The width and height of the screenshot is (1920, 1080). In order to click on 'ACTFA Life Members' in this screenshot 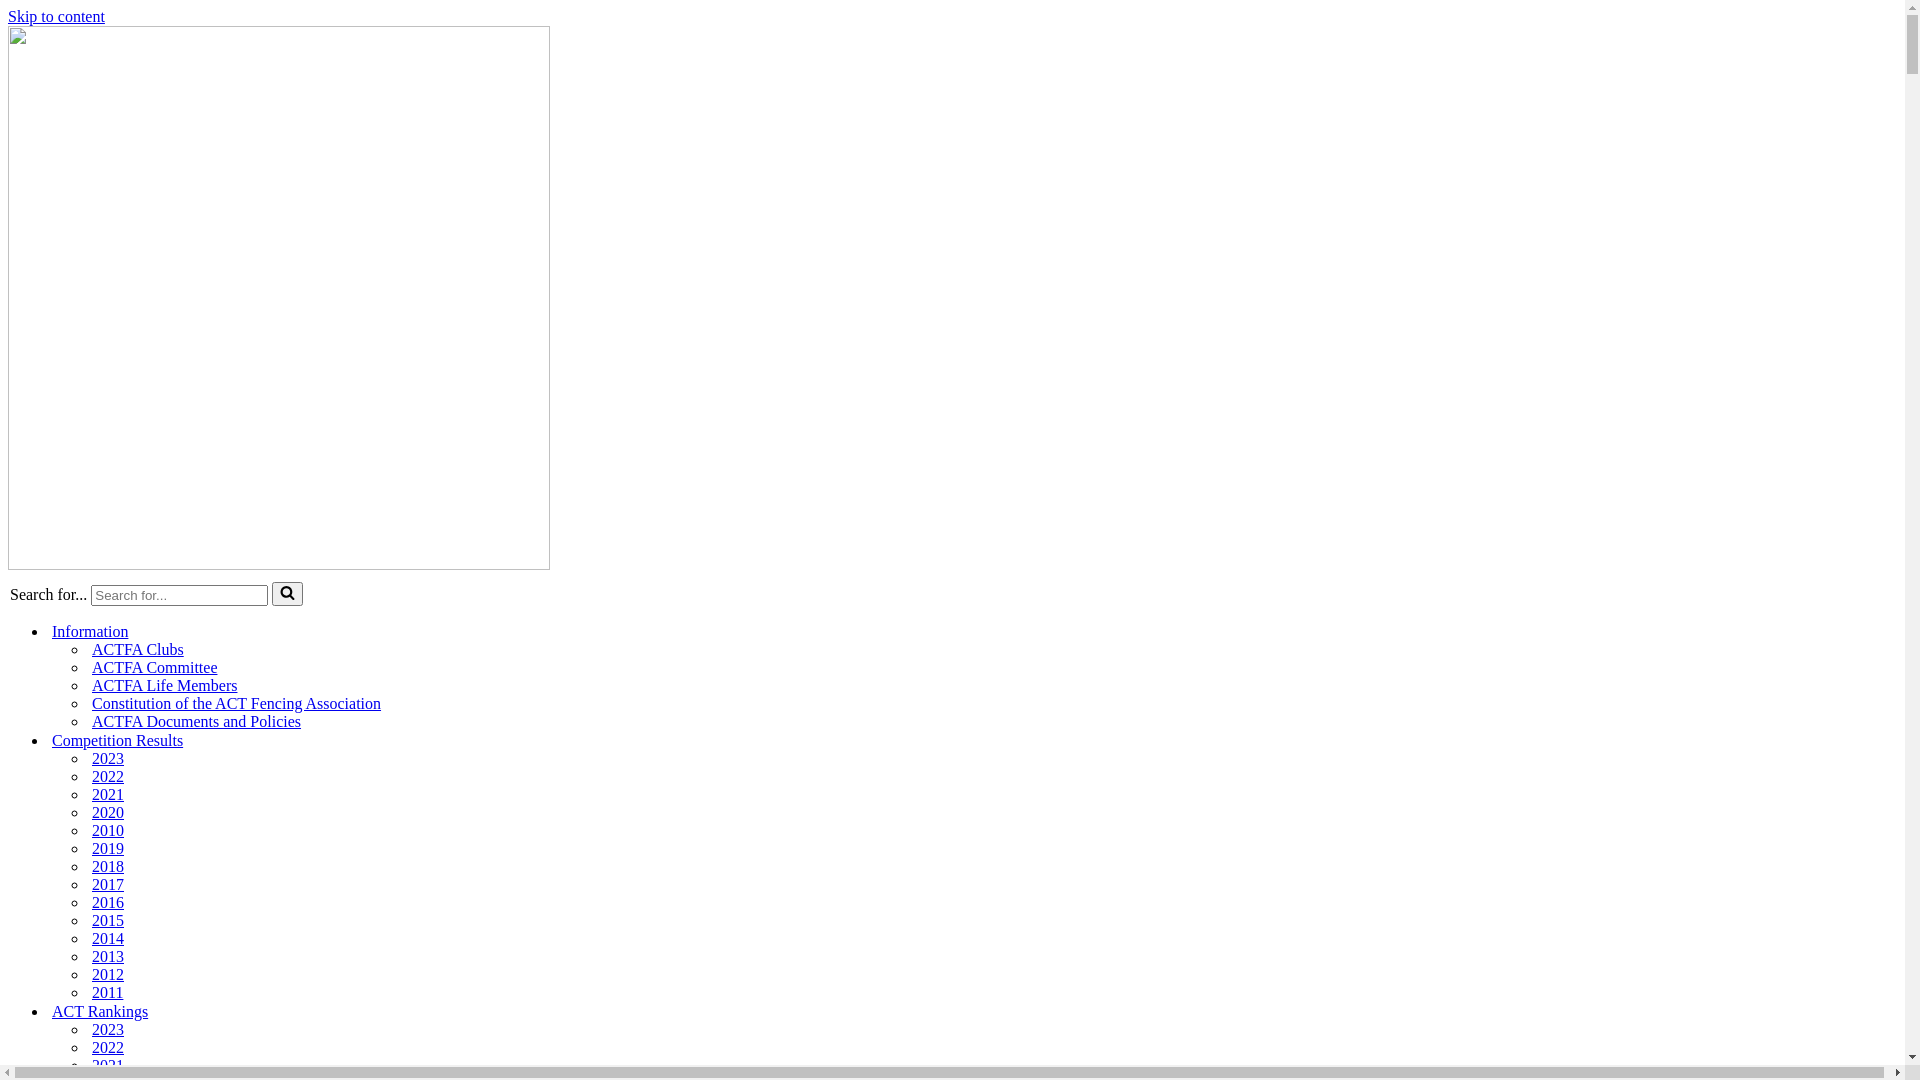, I will do `click(90, 685)`.